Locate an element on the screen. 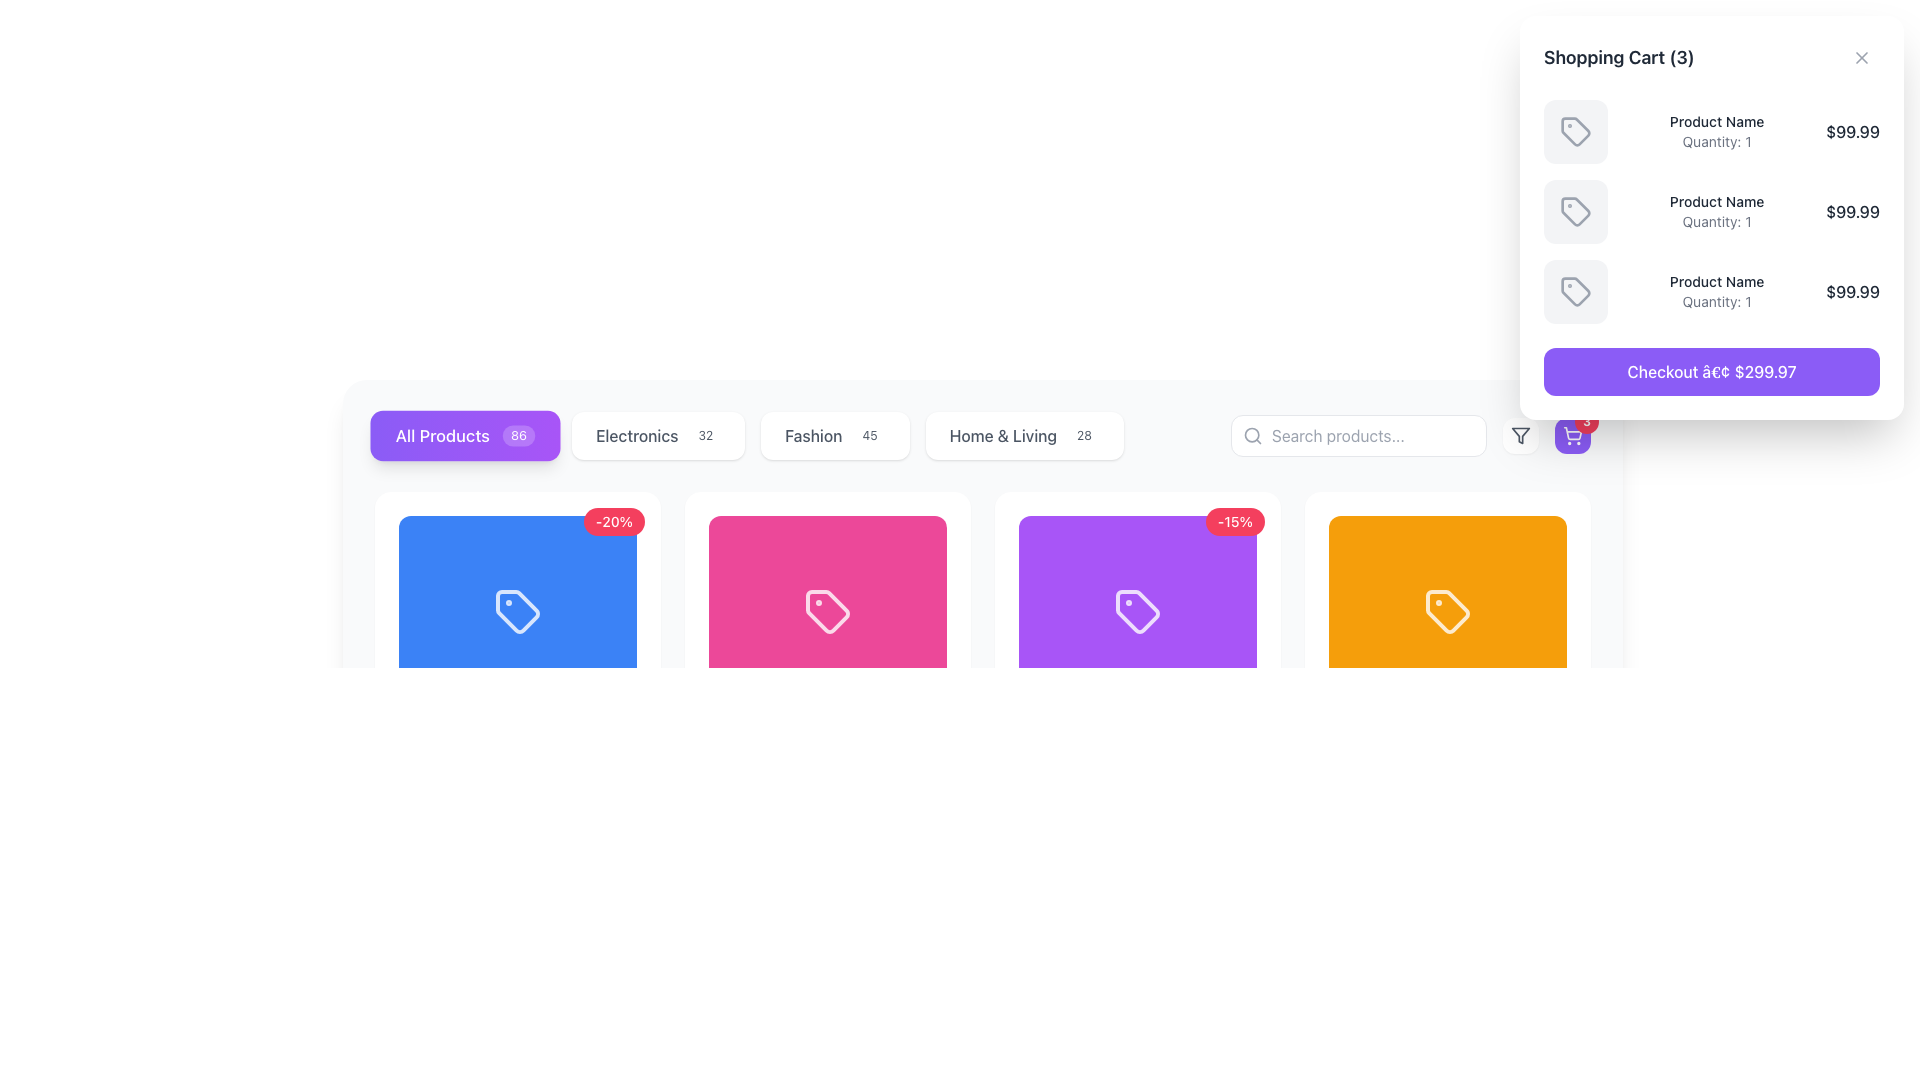  the product name text in the shopping cart sidebar is located at coordinates (1711, 292).